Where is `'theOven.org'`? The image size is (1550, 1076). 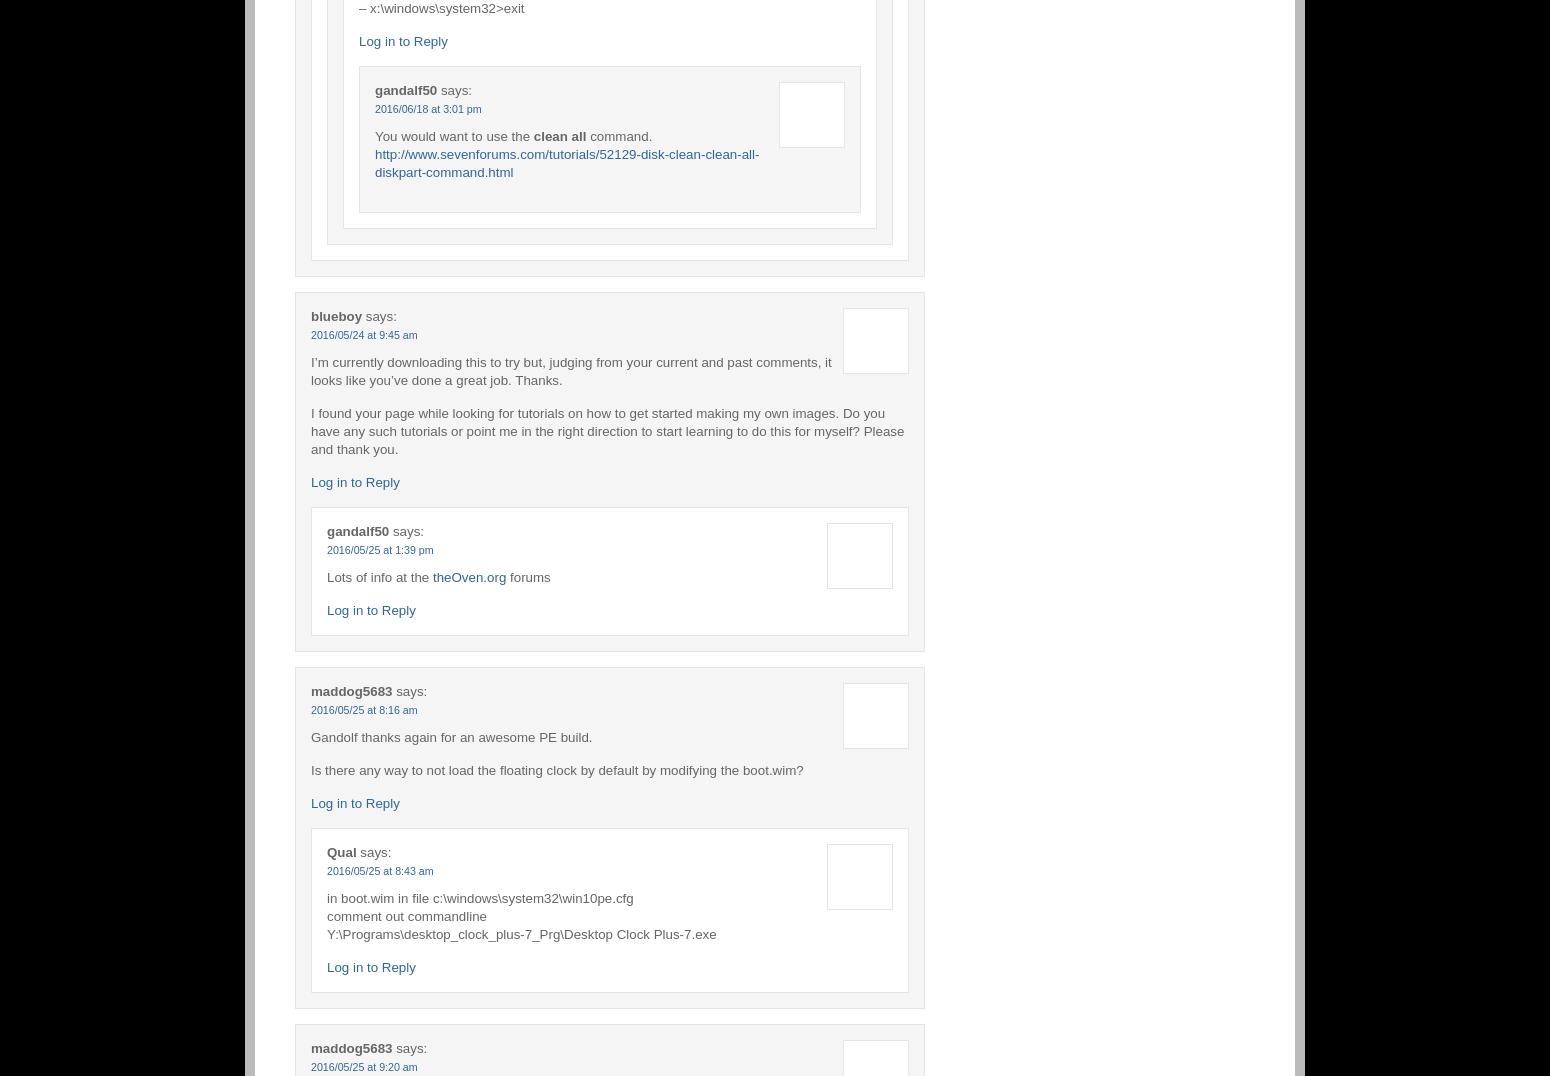 'theOven.org' is located at coordinates (470, 575).